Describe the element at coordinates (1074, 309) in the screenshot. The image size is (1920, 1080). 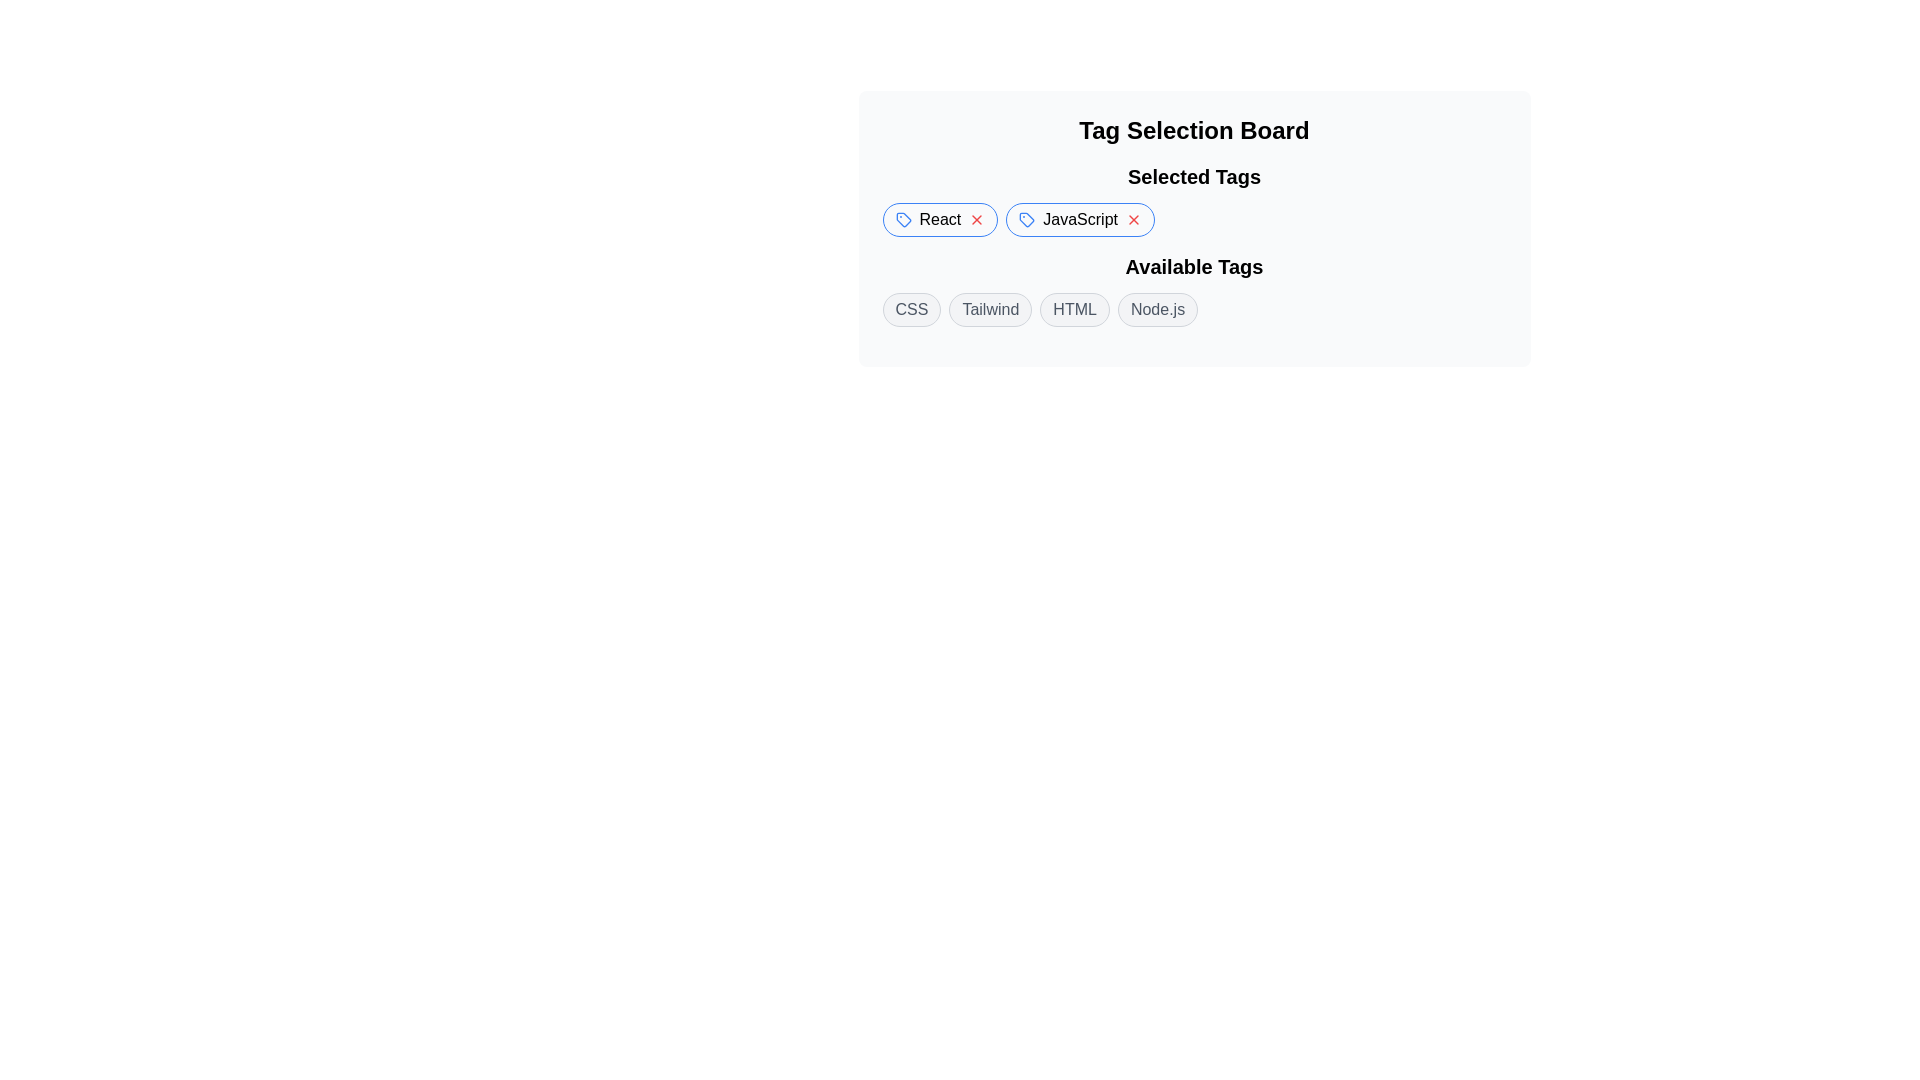
I see `the interactive tag component for the 'HTML' tag in the 'Available Tags' section` at that location.